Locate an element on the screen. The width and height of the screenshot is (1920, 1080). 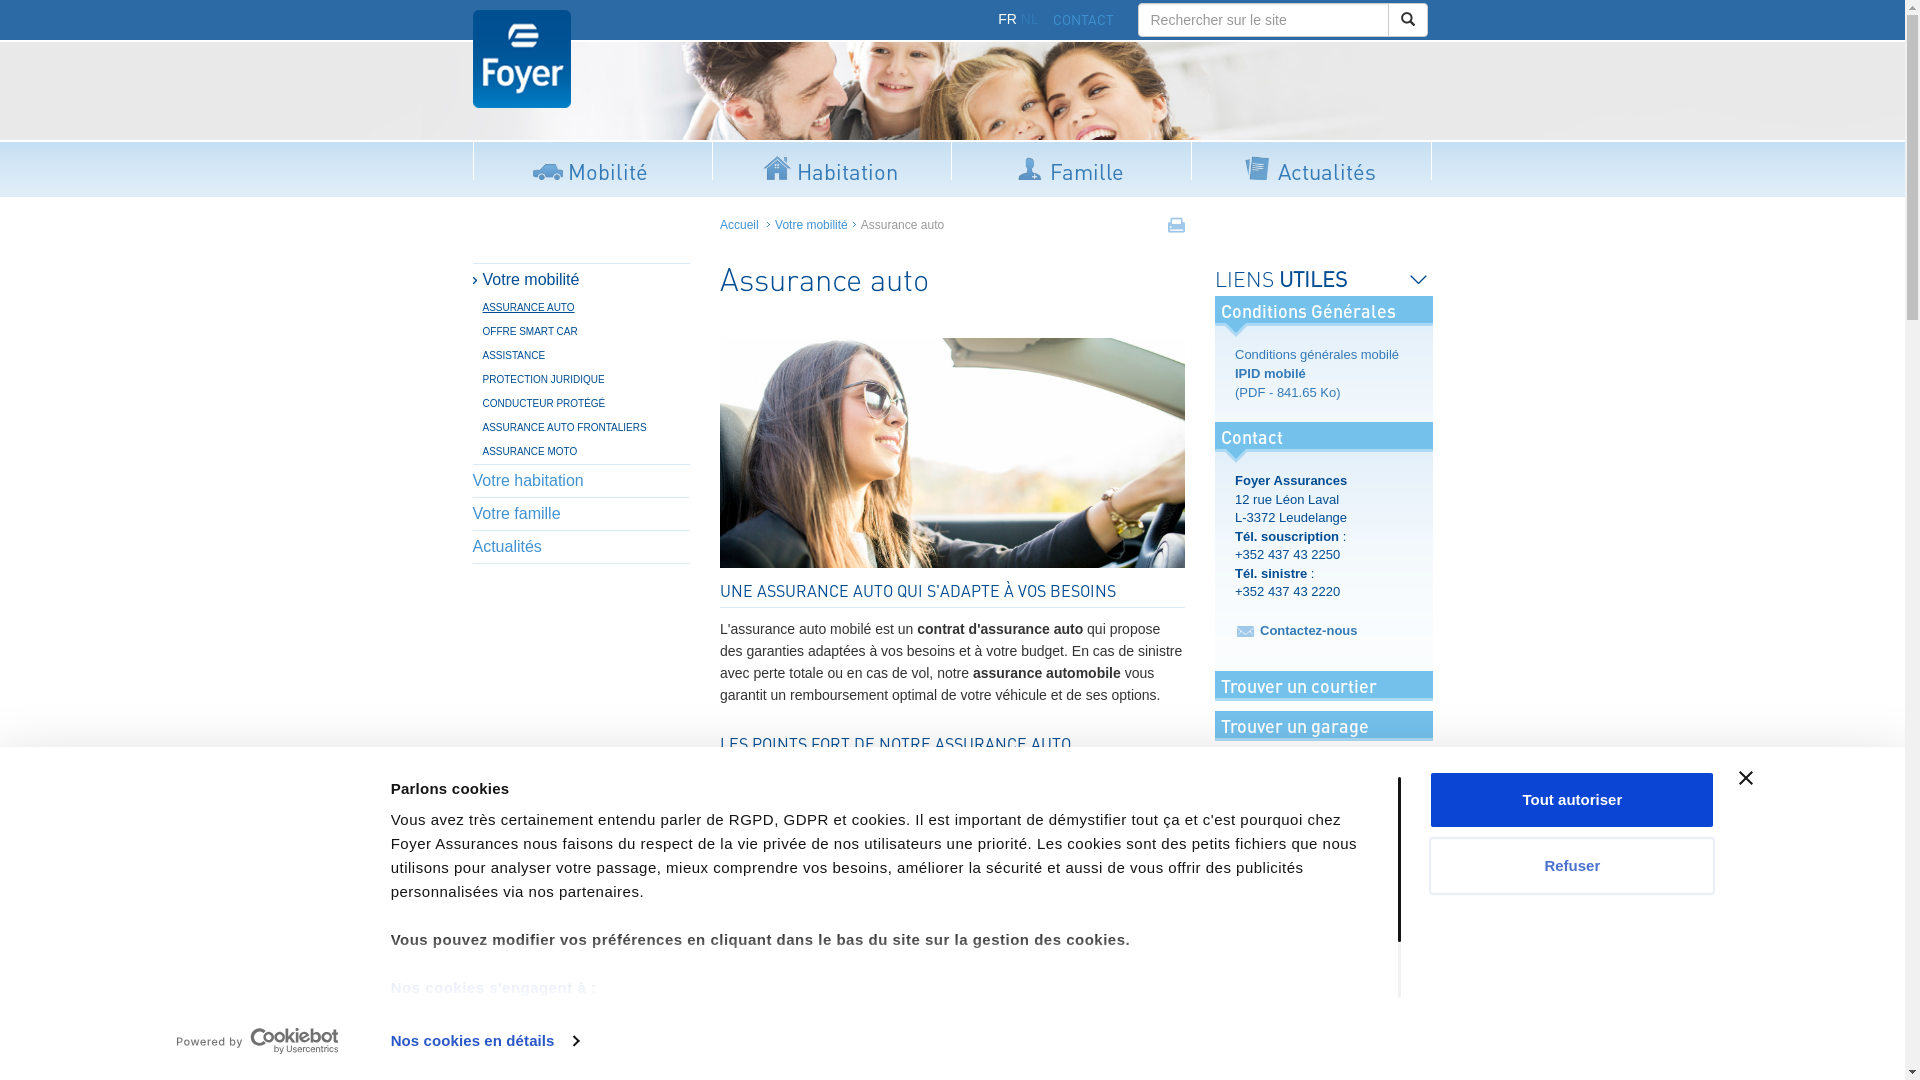
'Famille' is located at coordinates (1070, 167).